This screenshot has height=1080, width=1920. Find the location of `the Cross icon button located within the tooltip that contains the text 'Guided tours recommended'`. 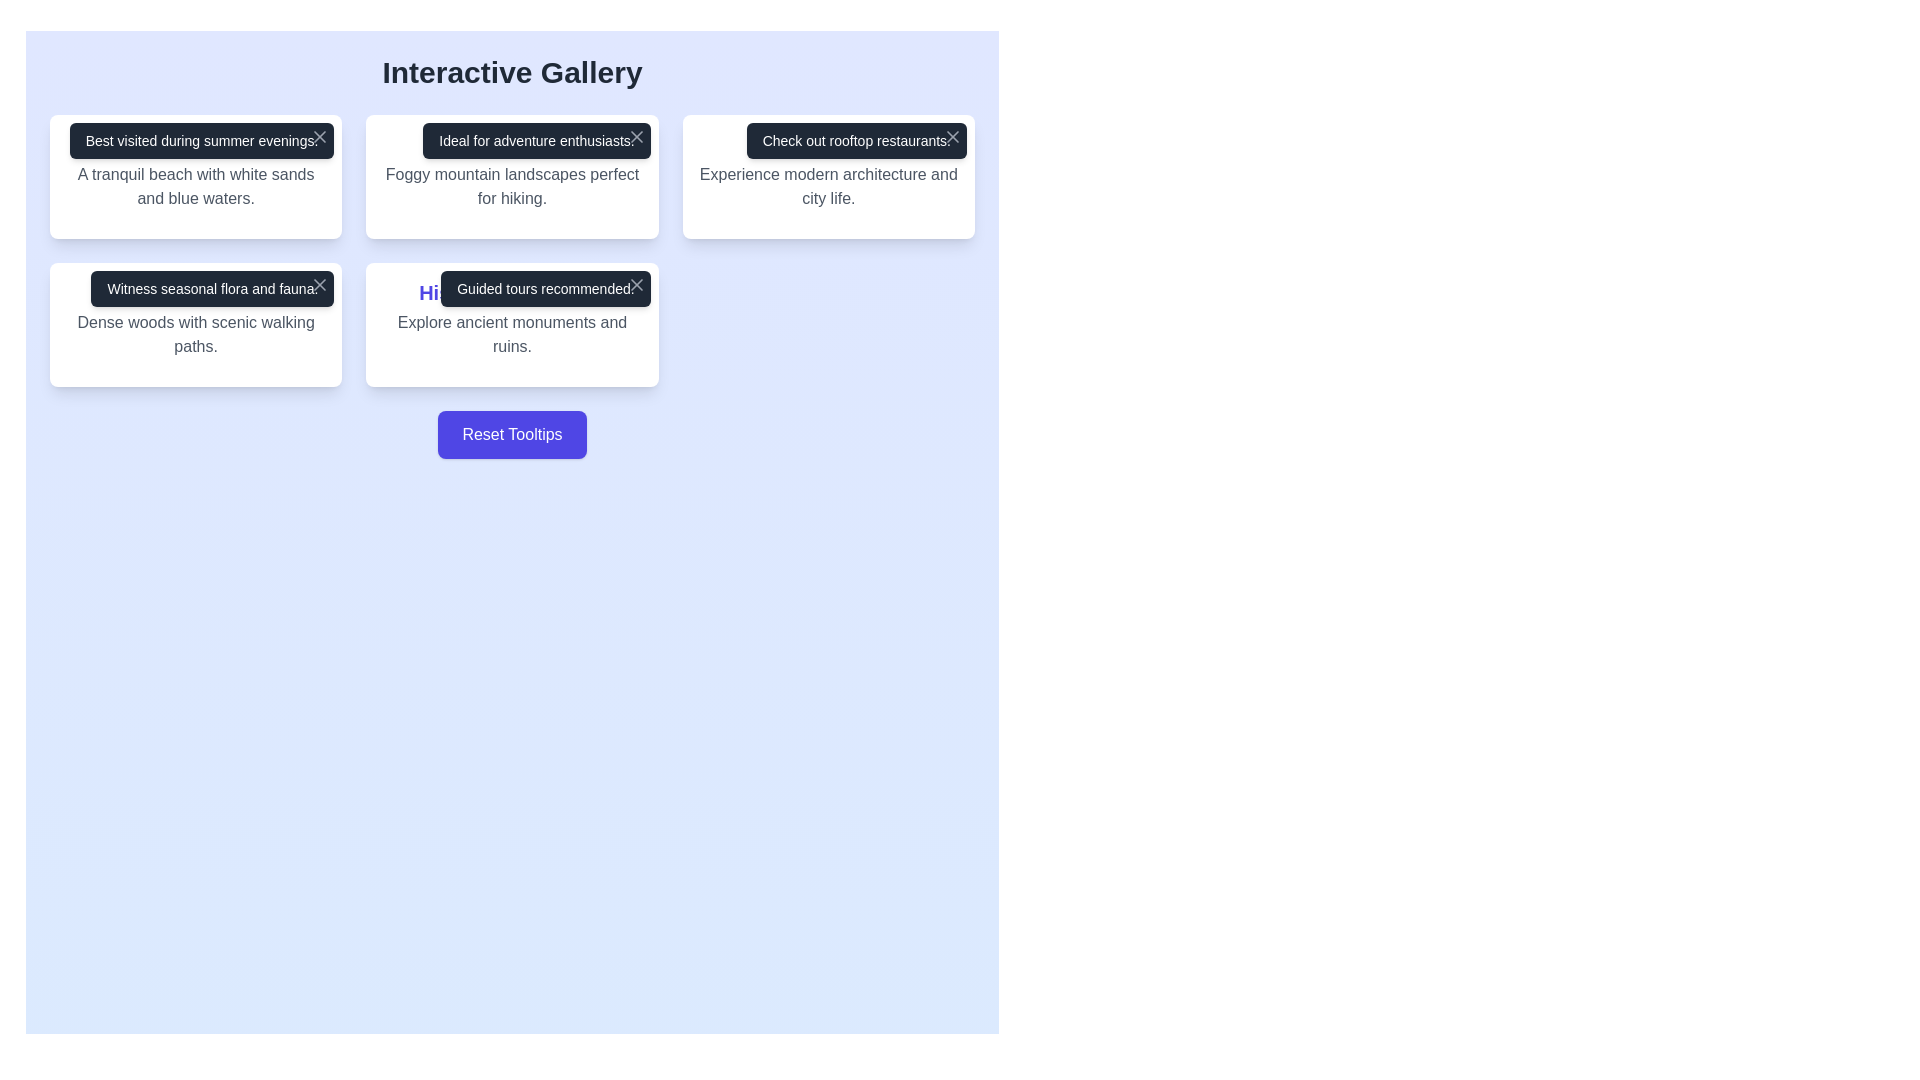

the Cross icon button located within the tooltip that contains the text 'Guided tours recommended' is located at coordinates (635, 285).